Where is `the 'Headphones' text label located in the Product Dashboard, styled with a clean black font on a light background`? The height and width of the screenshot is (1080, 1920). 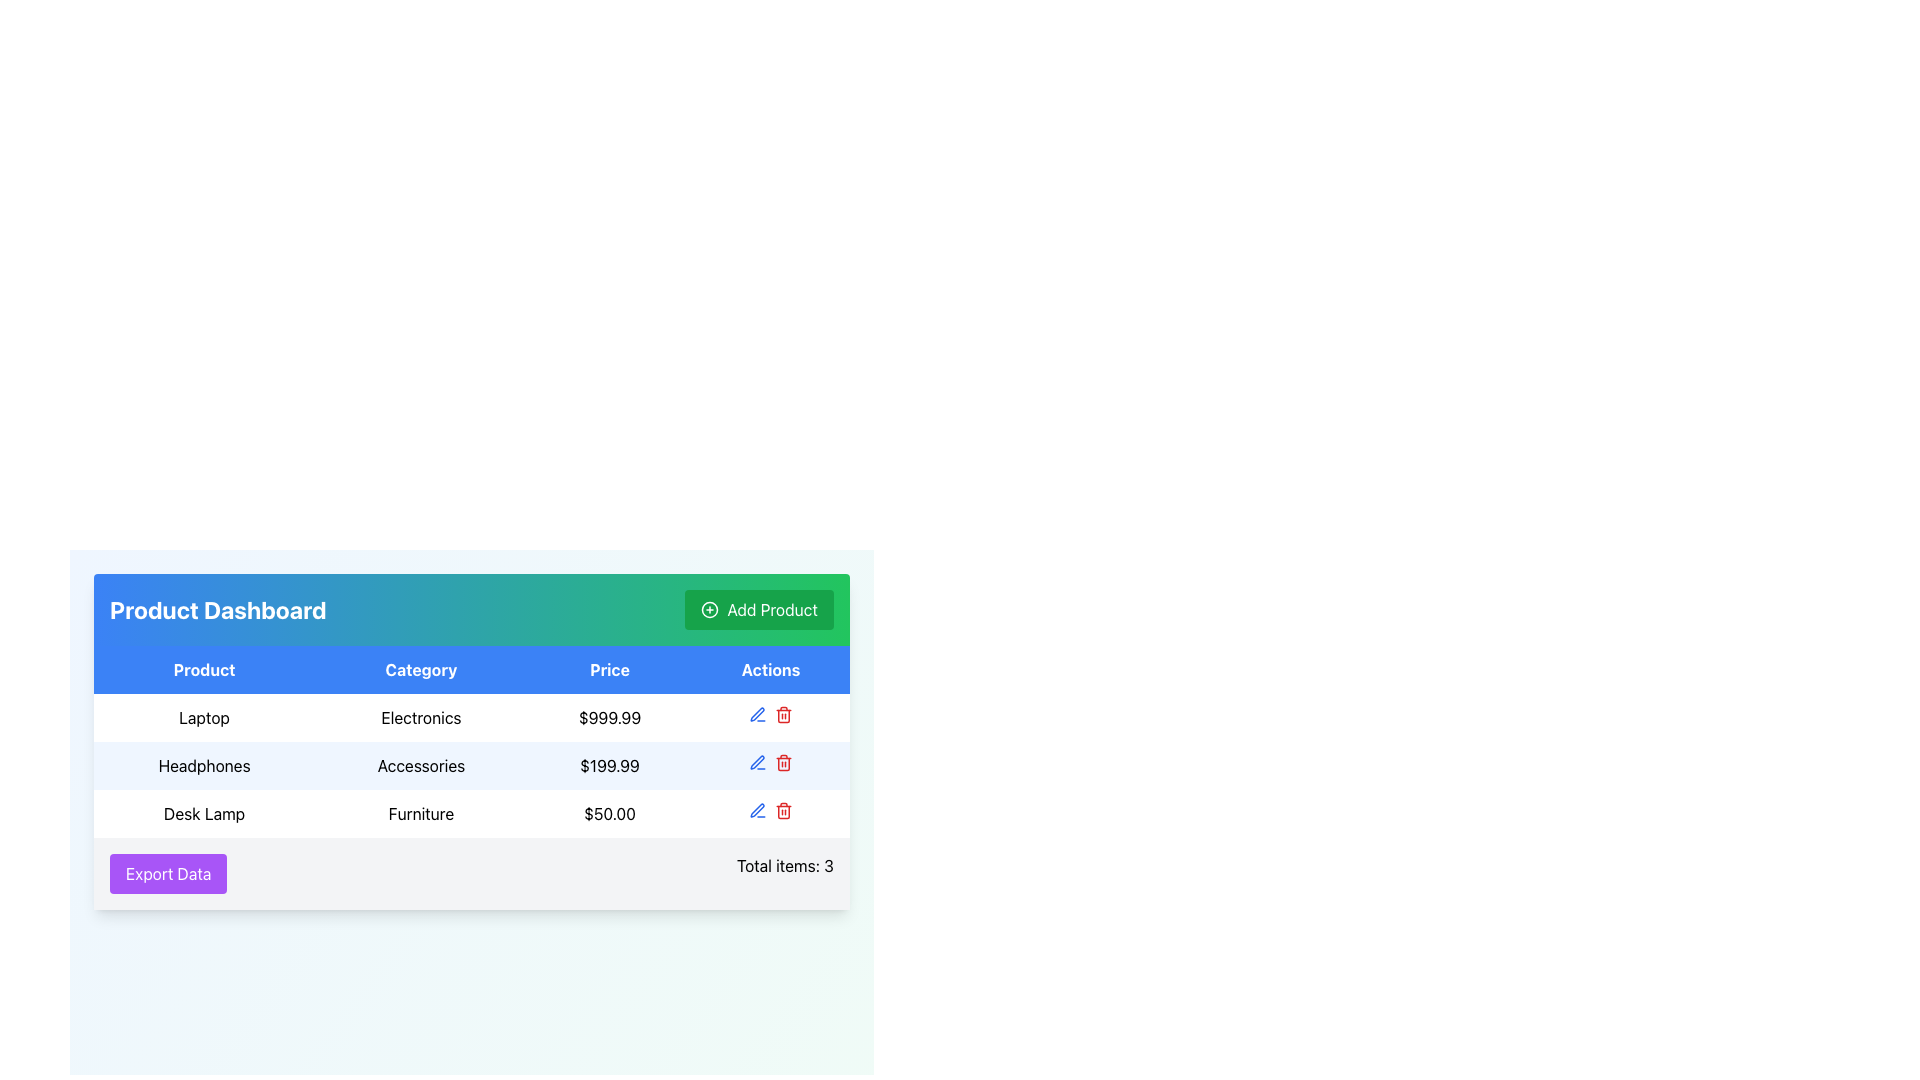
the 'Headphones' text label located in the Product Dashboard, styled with a clean black font on a light background is located at coordinates (204, 765).